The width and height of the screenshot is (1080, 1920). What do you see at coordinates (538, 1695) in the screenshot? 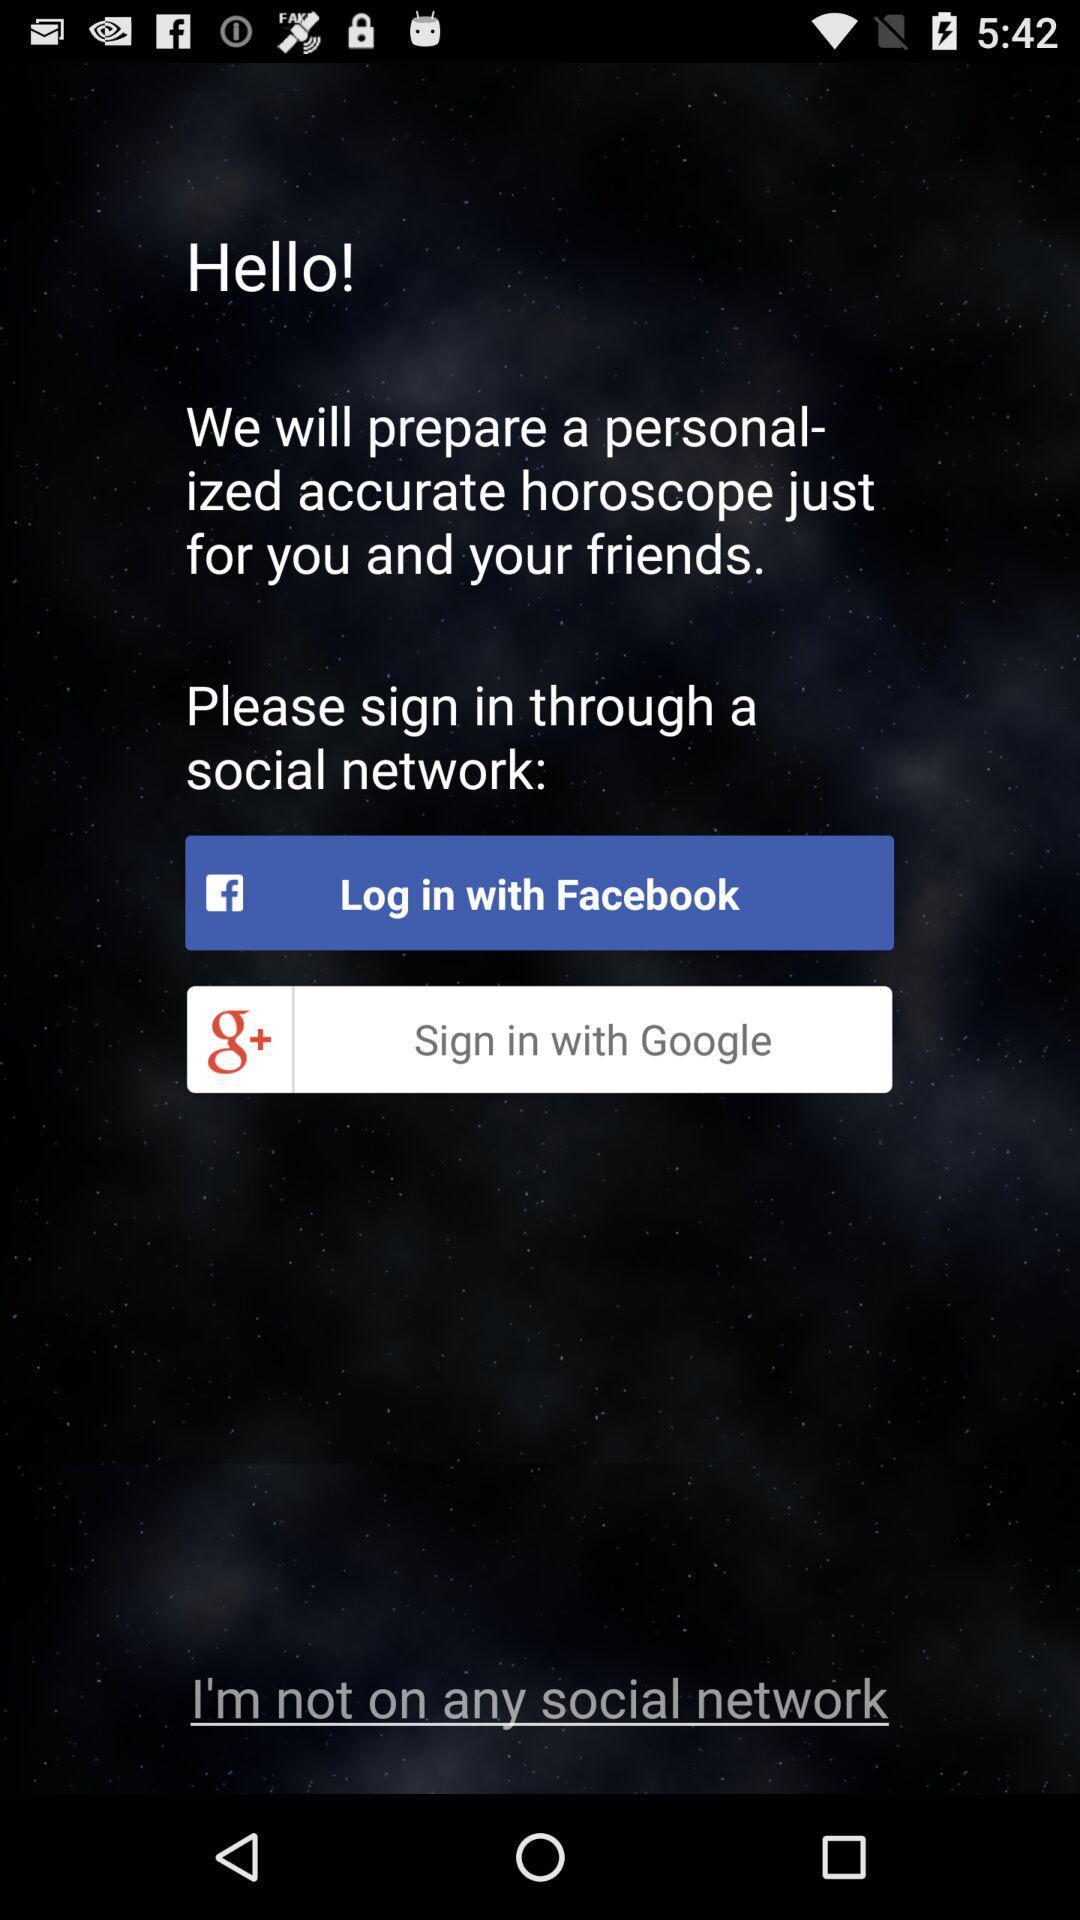
I see `the app at the bottom` at bounding box center [538, 1695].